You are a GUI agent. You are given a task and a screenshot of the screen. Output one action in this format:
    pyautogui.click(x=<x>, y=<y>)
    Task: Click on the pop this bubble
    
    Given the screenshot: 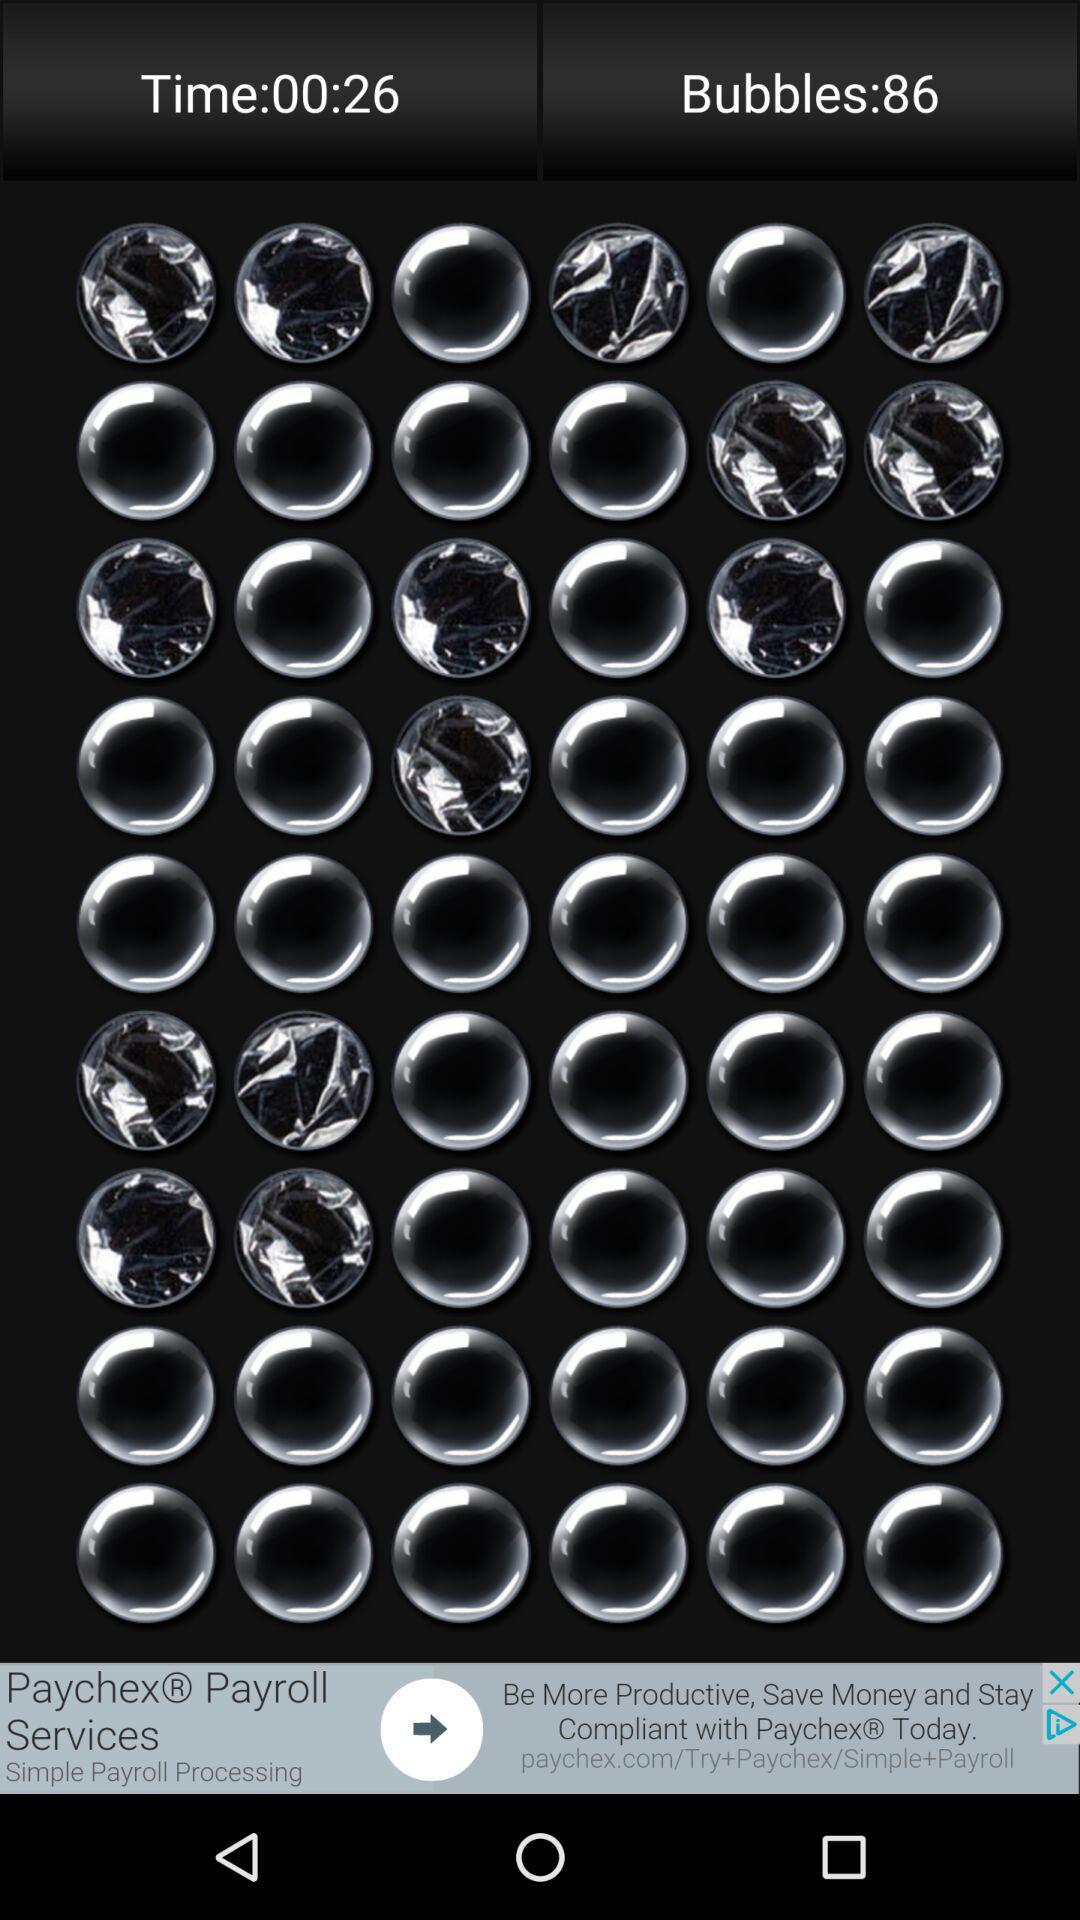 What is the action you would take?
    pyautogui.click(x=933, y=764)
    